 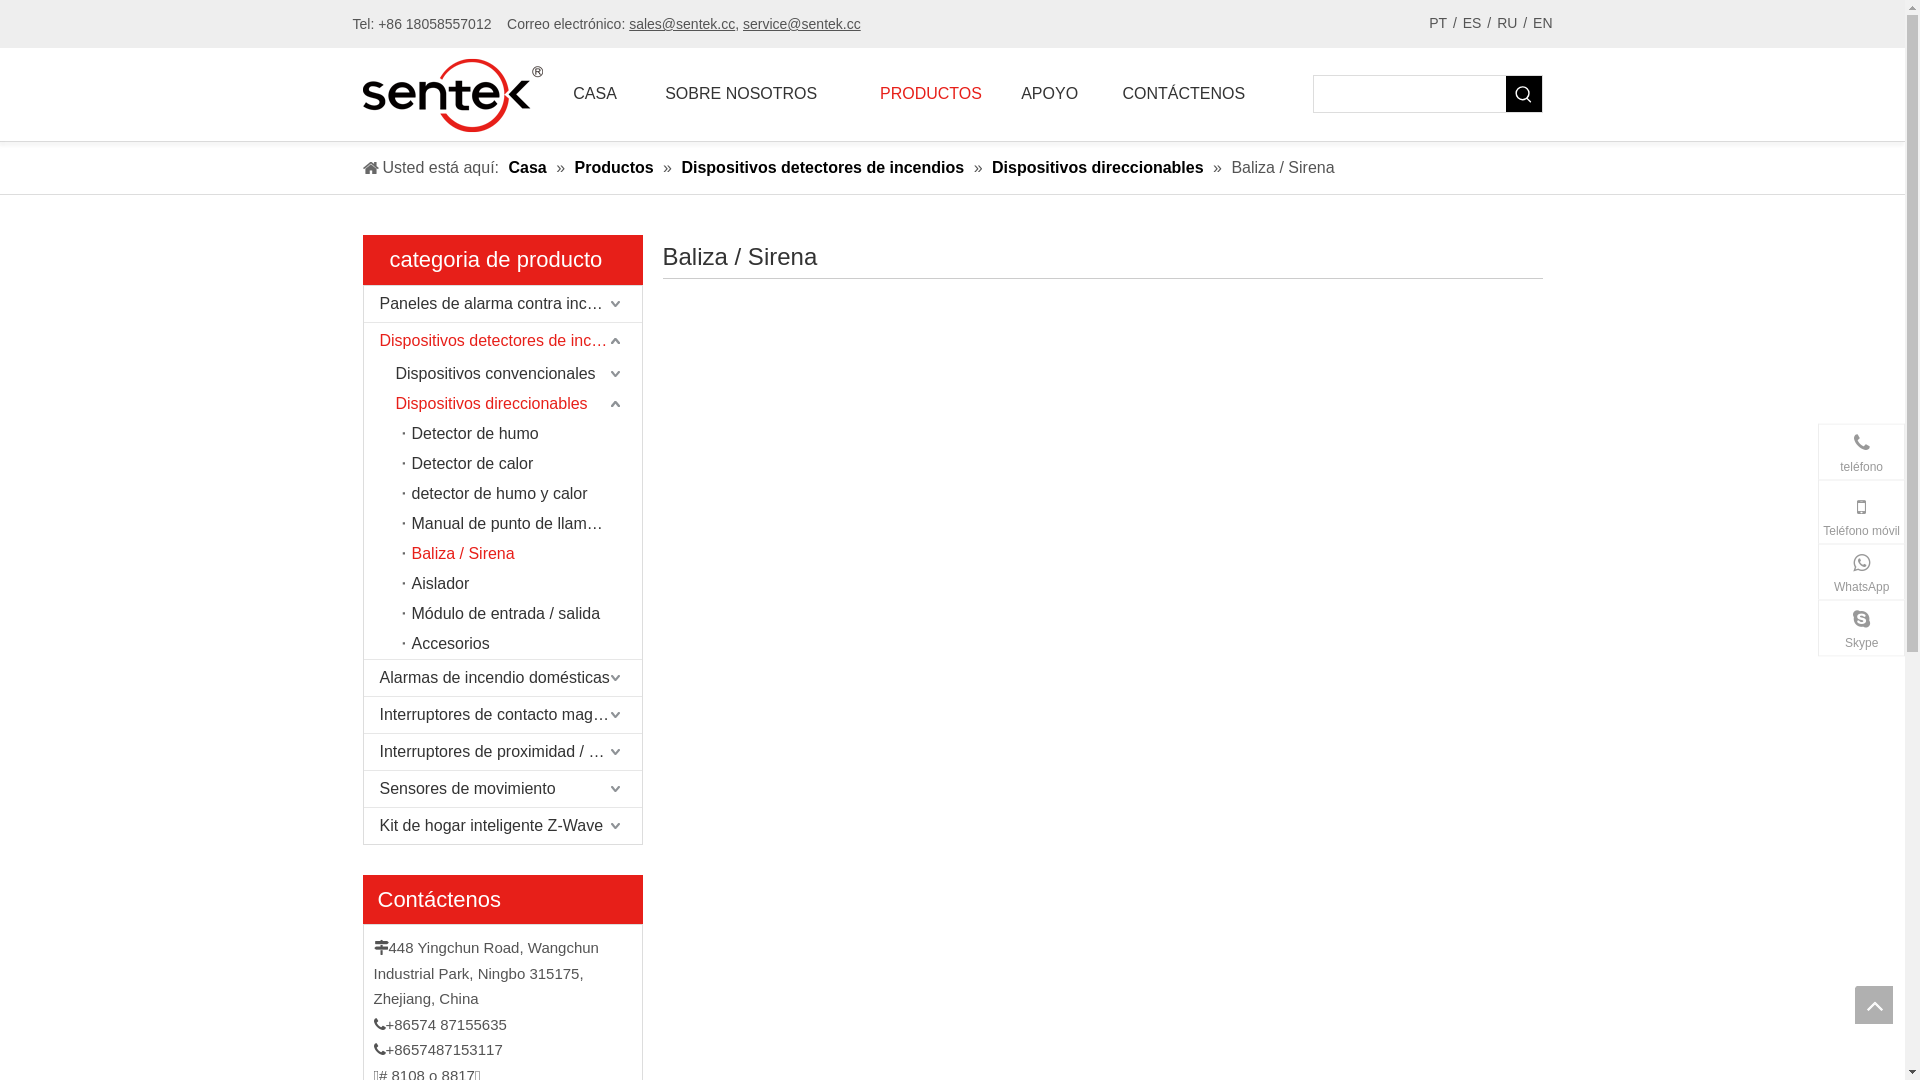 I want to click on 'Productos', so click(x=574, y=166).